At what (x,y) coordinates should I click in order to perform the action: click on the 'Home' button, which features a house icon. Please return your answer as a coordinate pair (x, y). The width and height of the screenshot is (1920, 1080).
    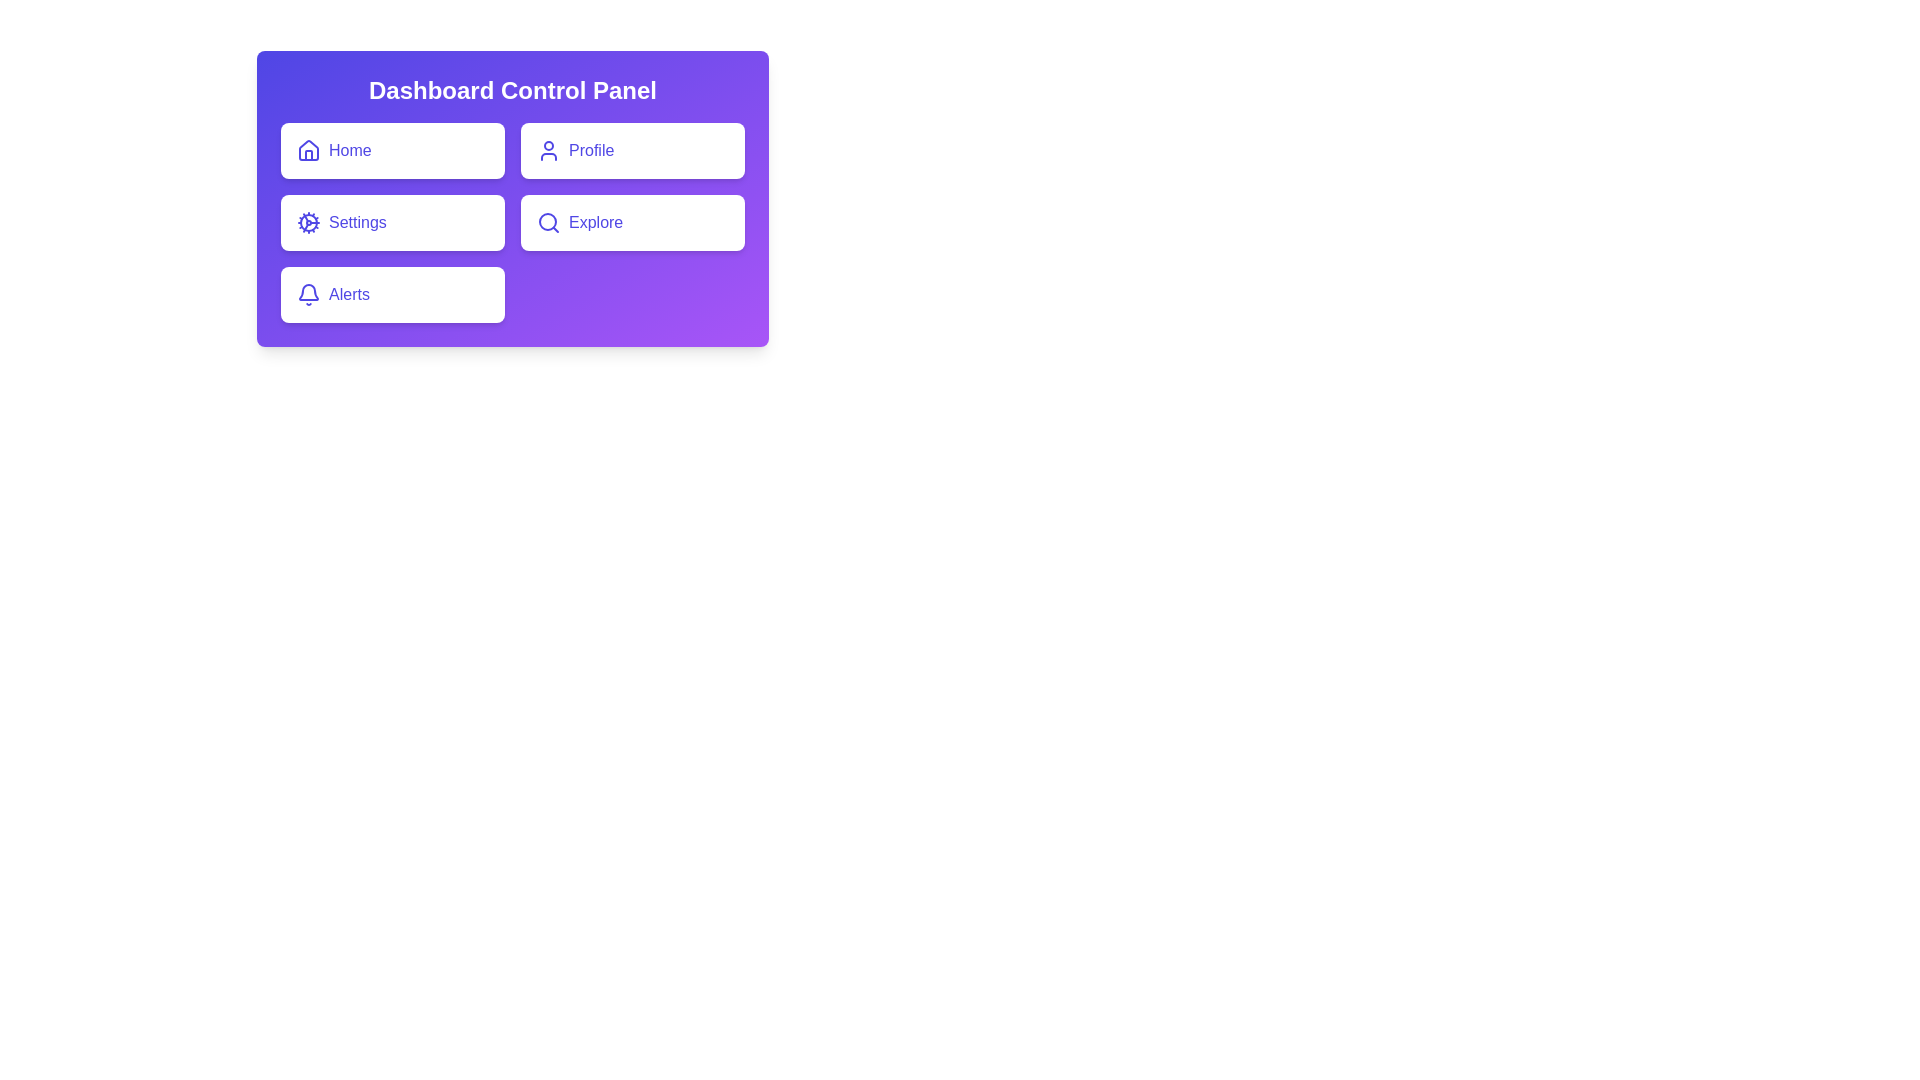
    Looking at the image, I should click on (307, 149).